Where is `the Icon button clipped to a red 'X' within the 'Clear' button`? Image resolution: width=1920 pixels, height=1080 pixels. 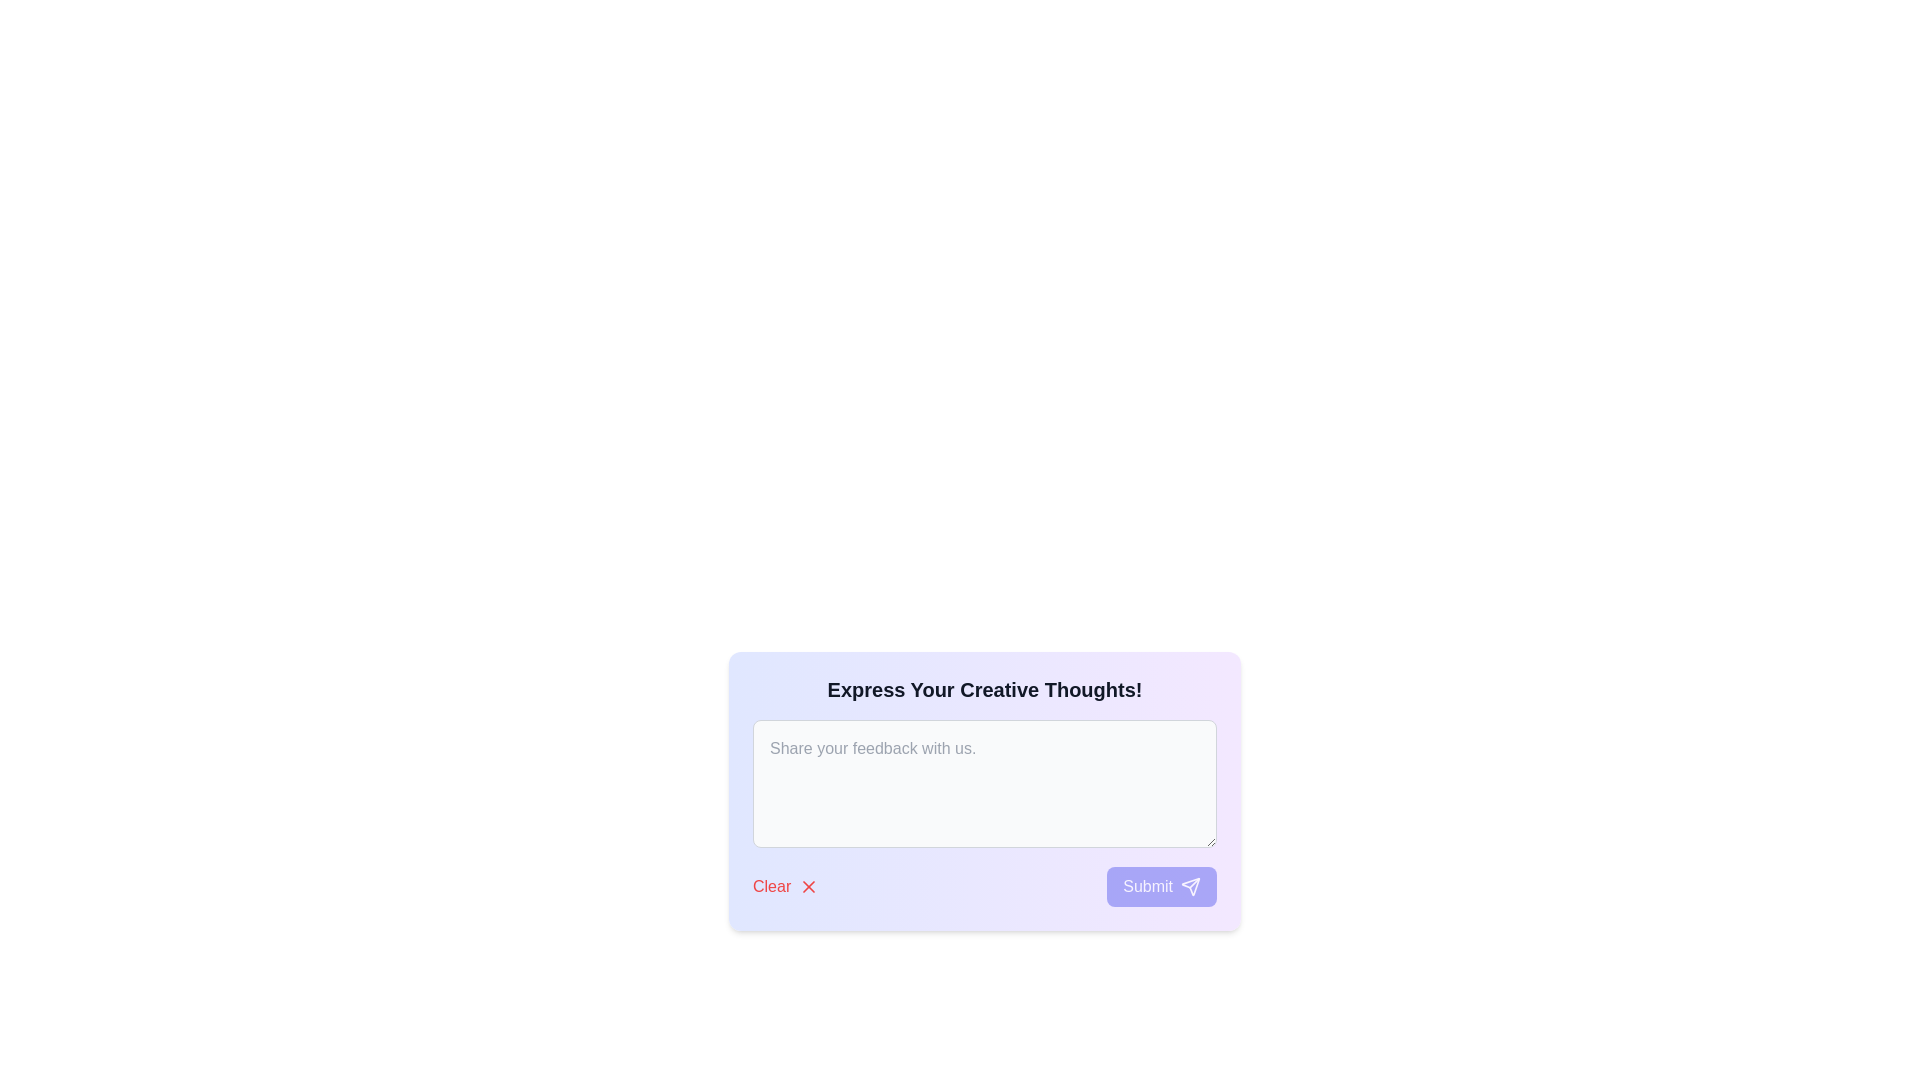
the Icon button clipped to a red 'X' within the 'Clear' button is located at coordinates (809, 886).